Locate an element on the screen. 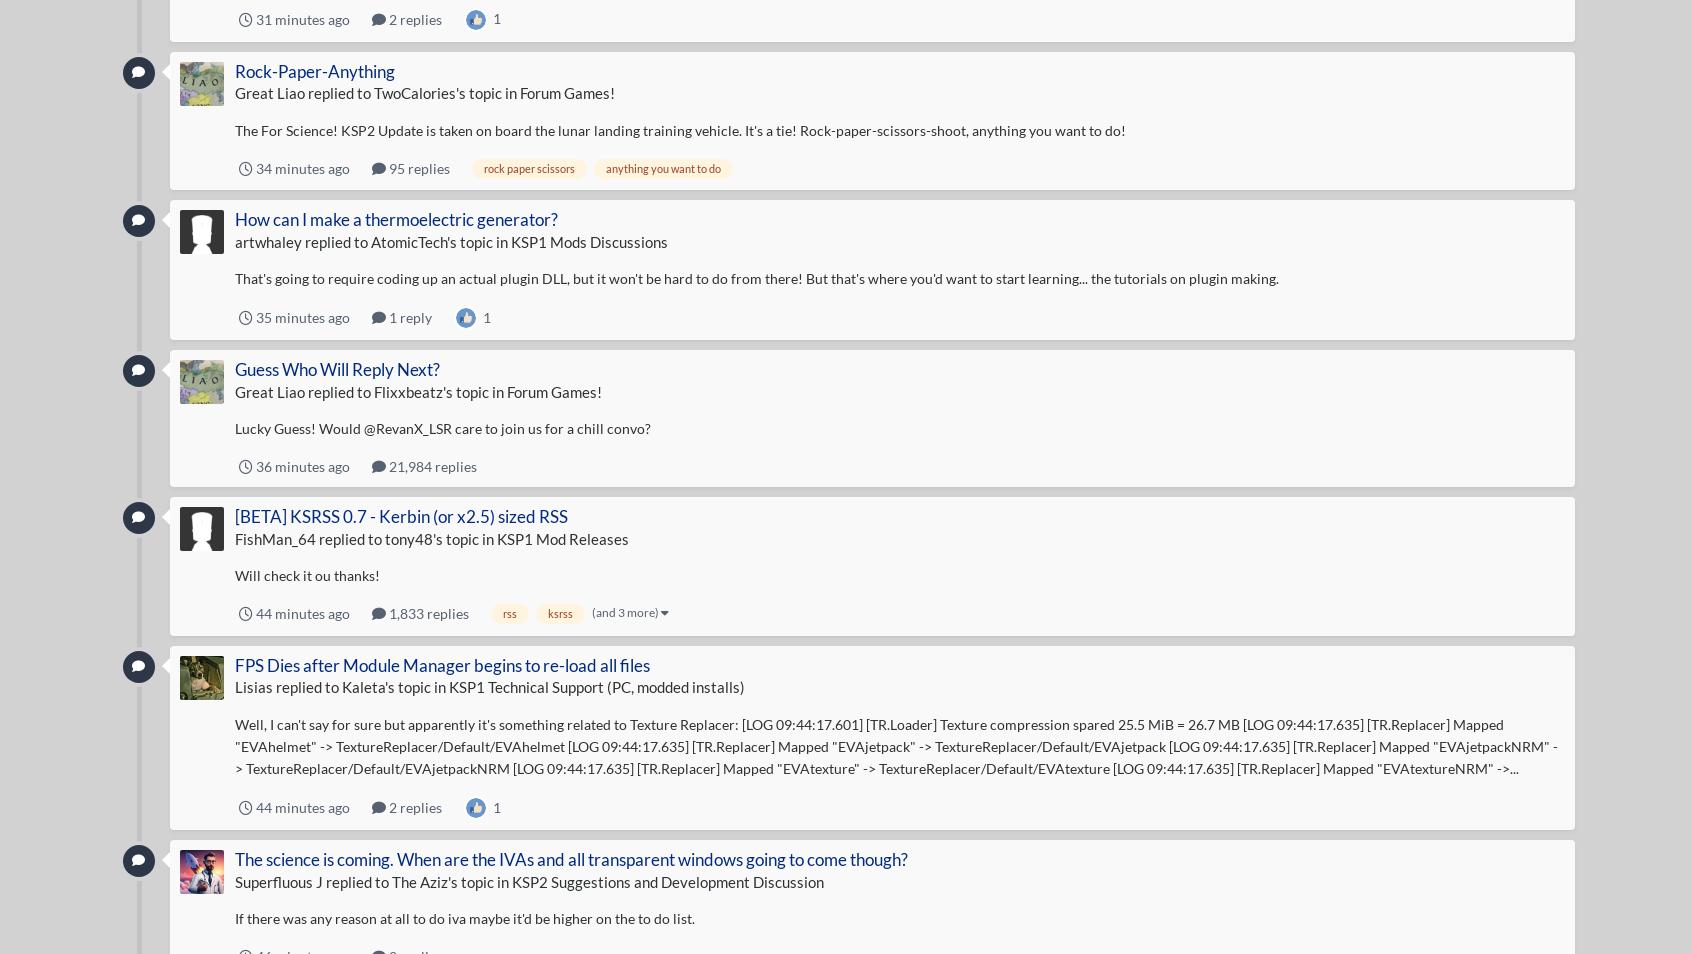 Image resolution: width=1692 pixels, height=954 pixels. 'Kaleta' is located at coordinates (362, 685).